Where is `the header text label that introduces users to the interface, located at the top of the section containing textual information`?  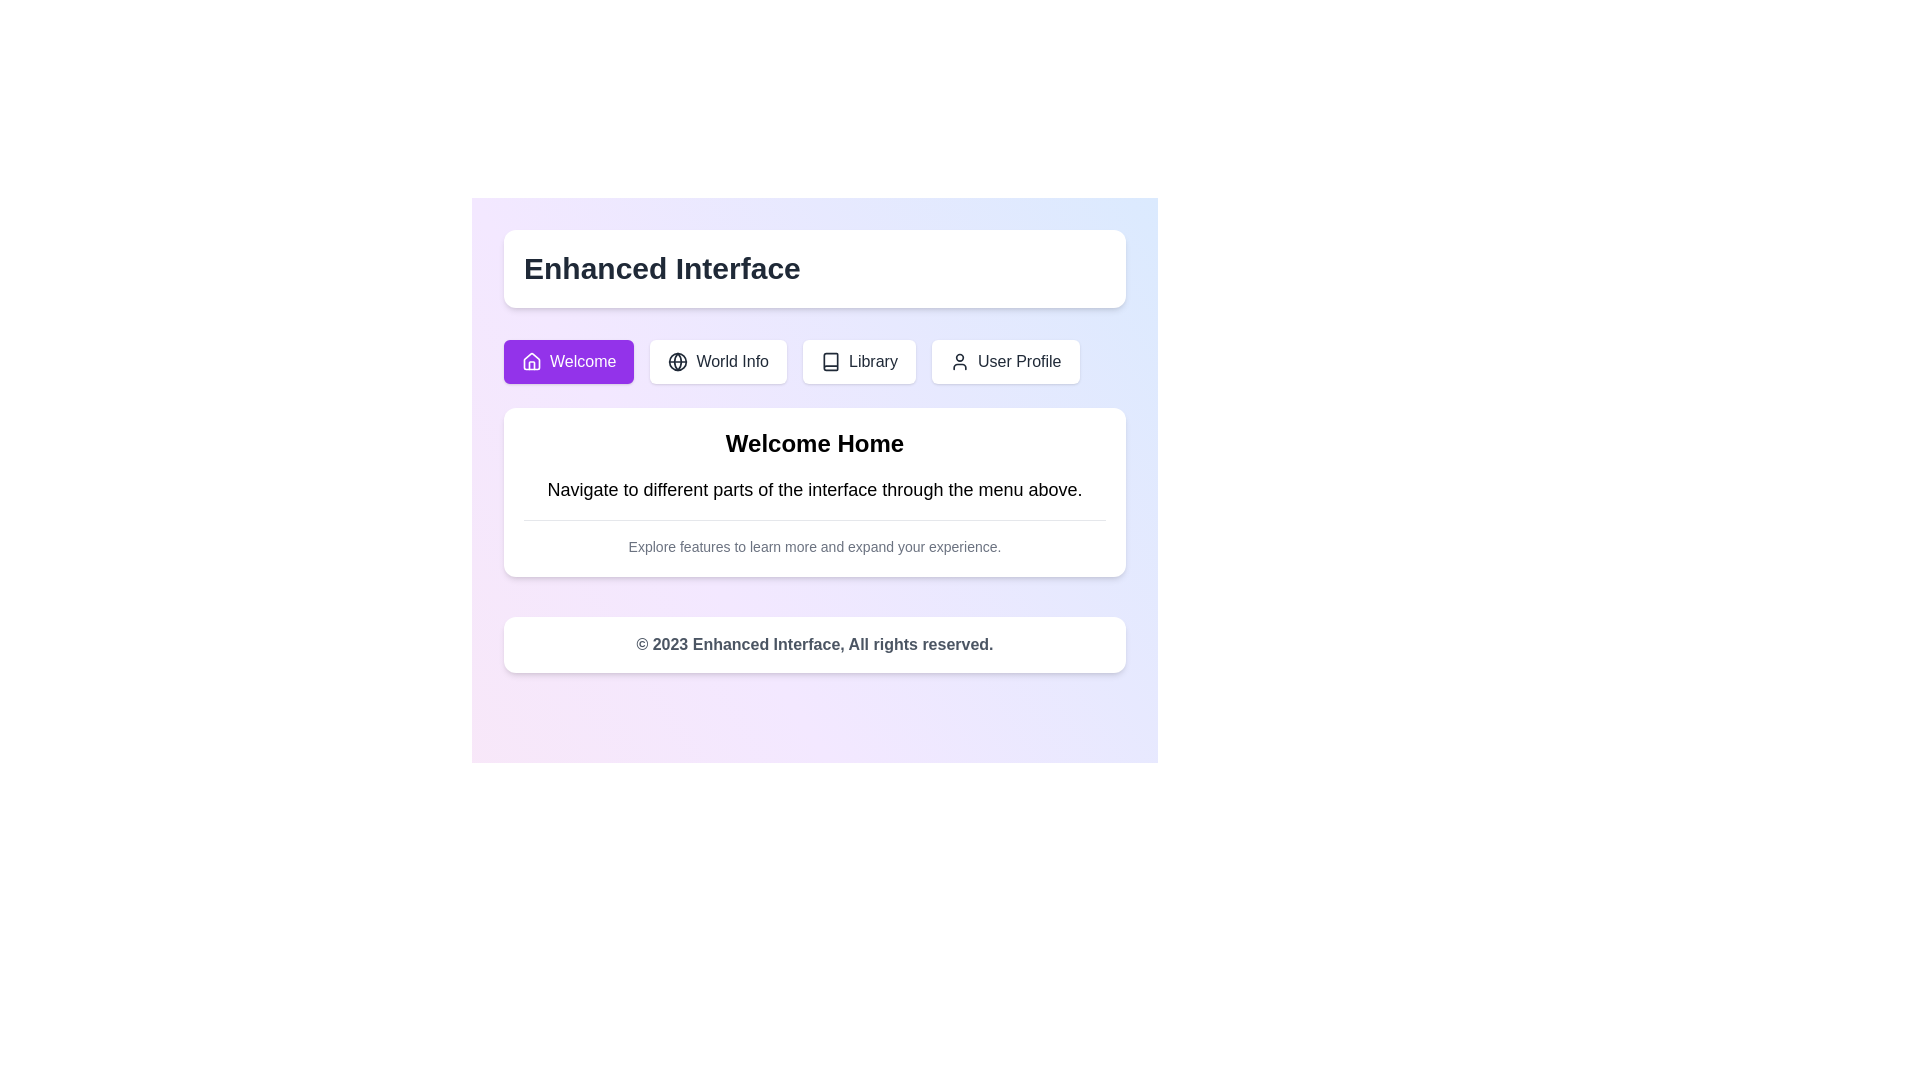
the header text label that introduces users to the interface, located at the top of the section containing textual information is located at coordinates (815, 442).